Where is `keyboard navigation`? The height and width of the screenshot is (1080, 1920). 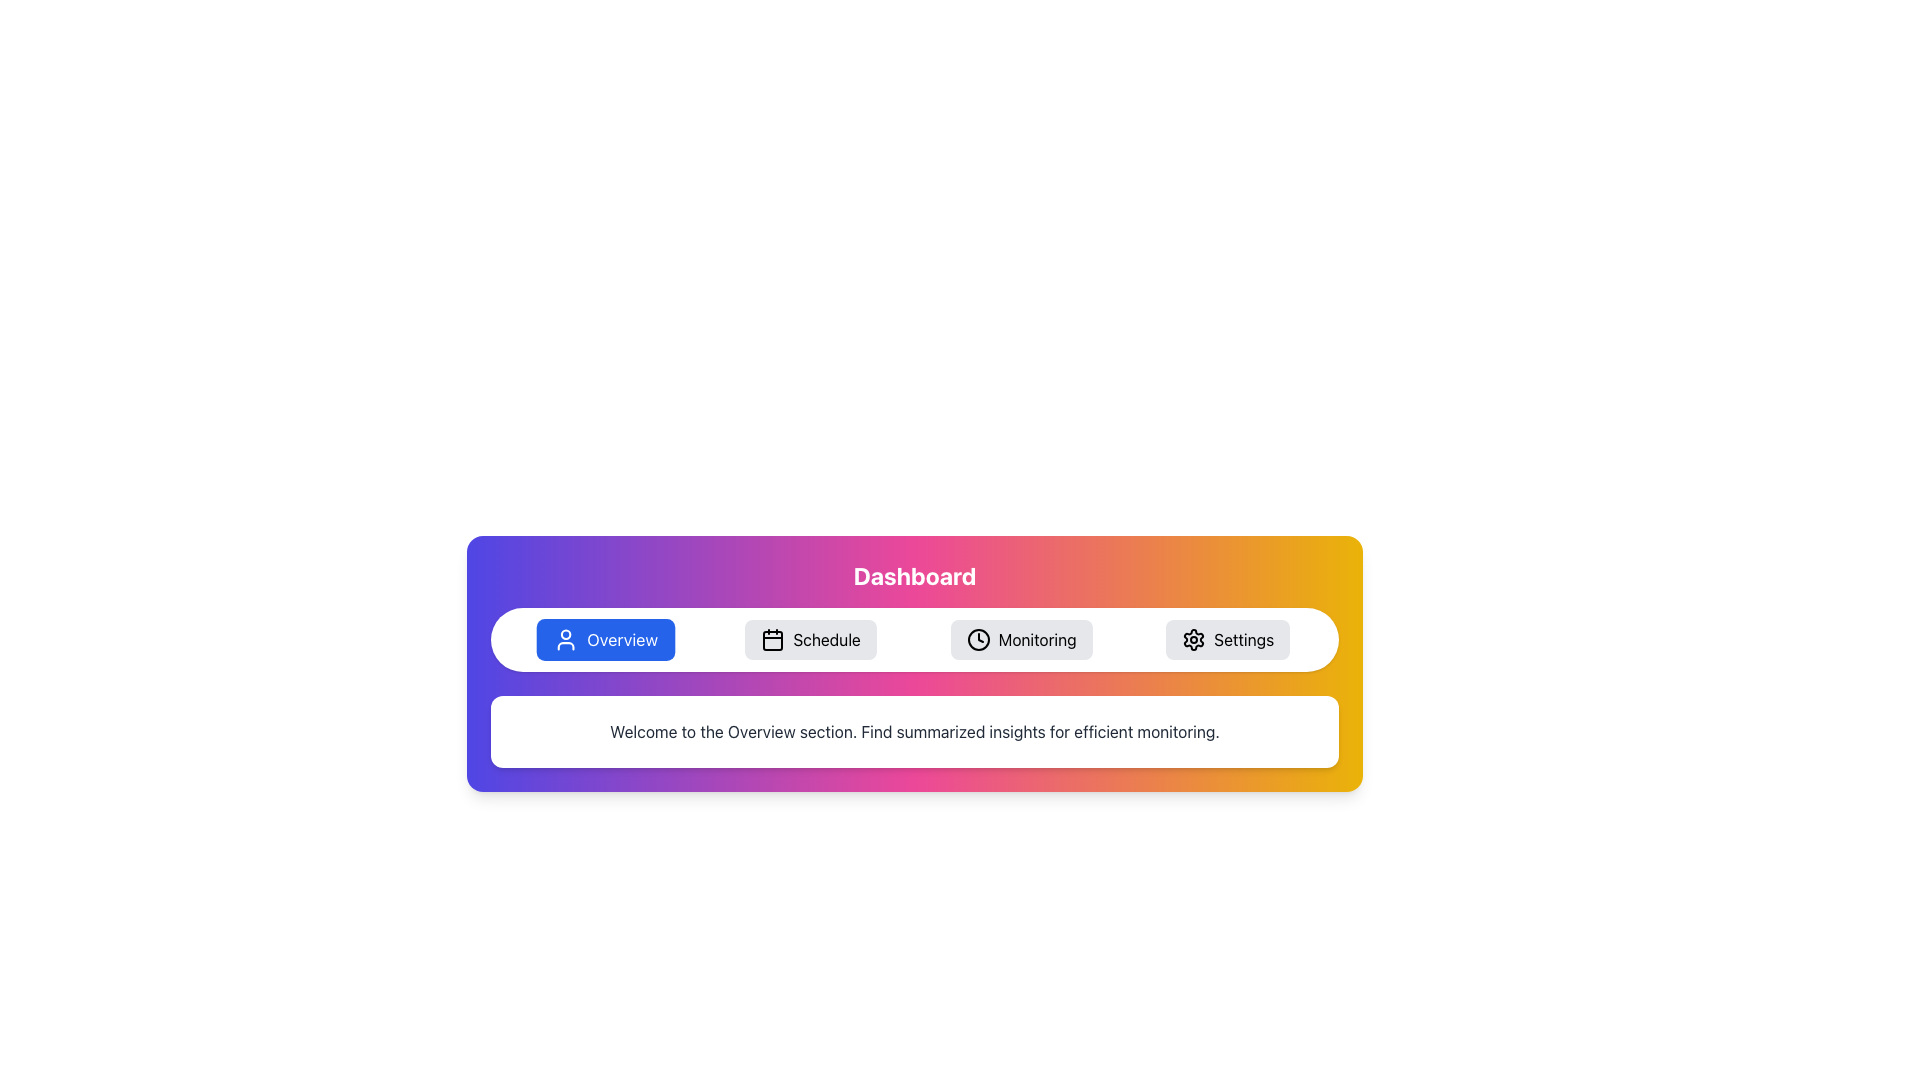
keyboard navigation is located at coordinates (1194, 640).